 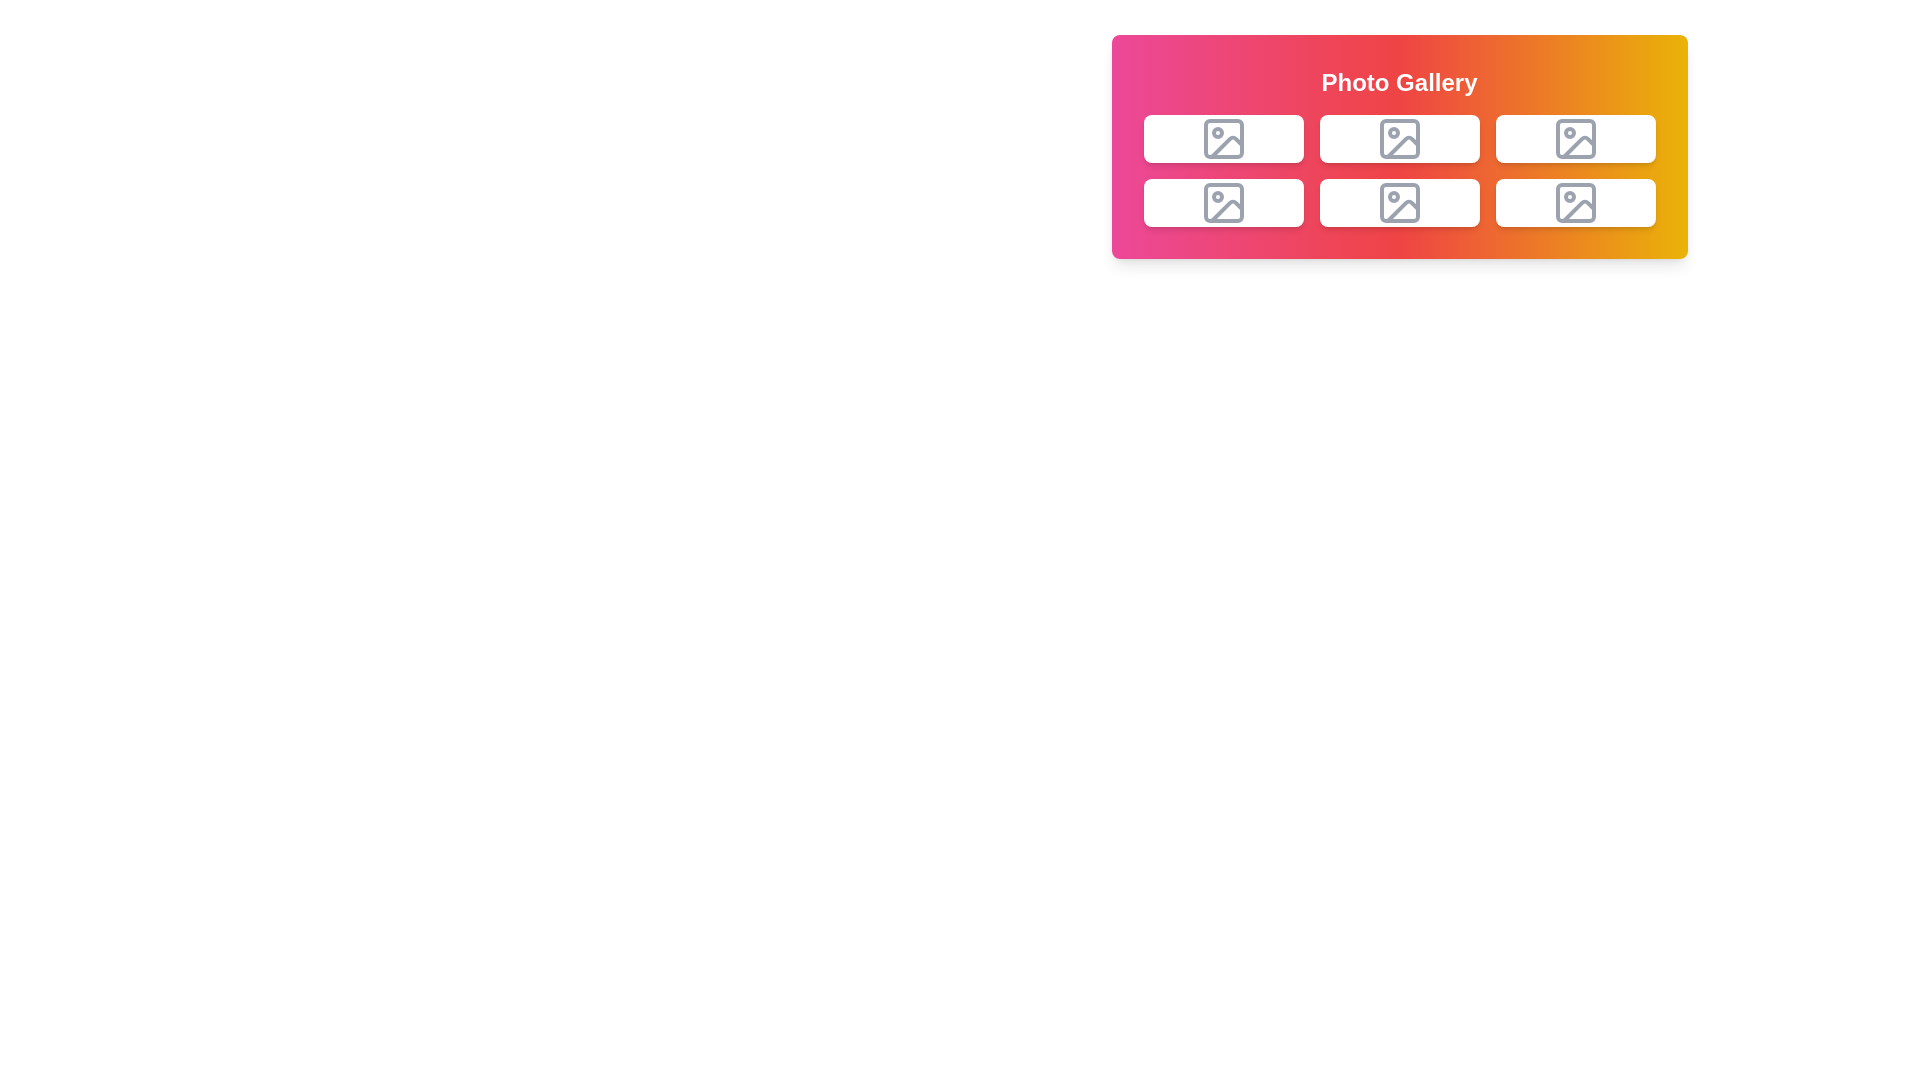 What do you see at coordinates (1197, 203) in the screenshot?
I see `the blue eye graphical icon located within the white circular button in the 'Photo Gallery' interface` at bounding box center [1197, 203].